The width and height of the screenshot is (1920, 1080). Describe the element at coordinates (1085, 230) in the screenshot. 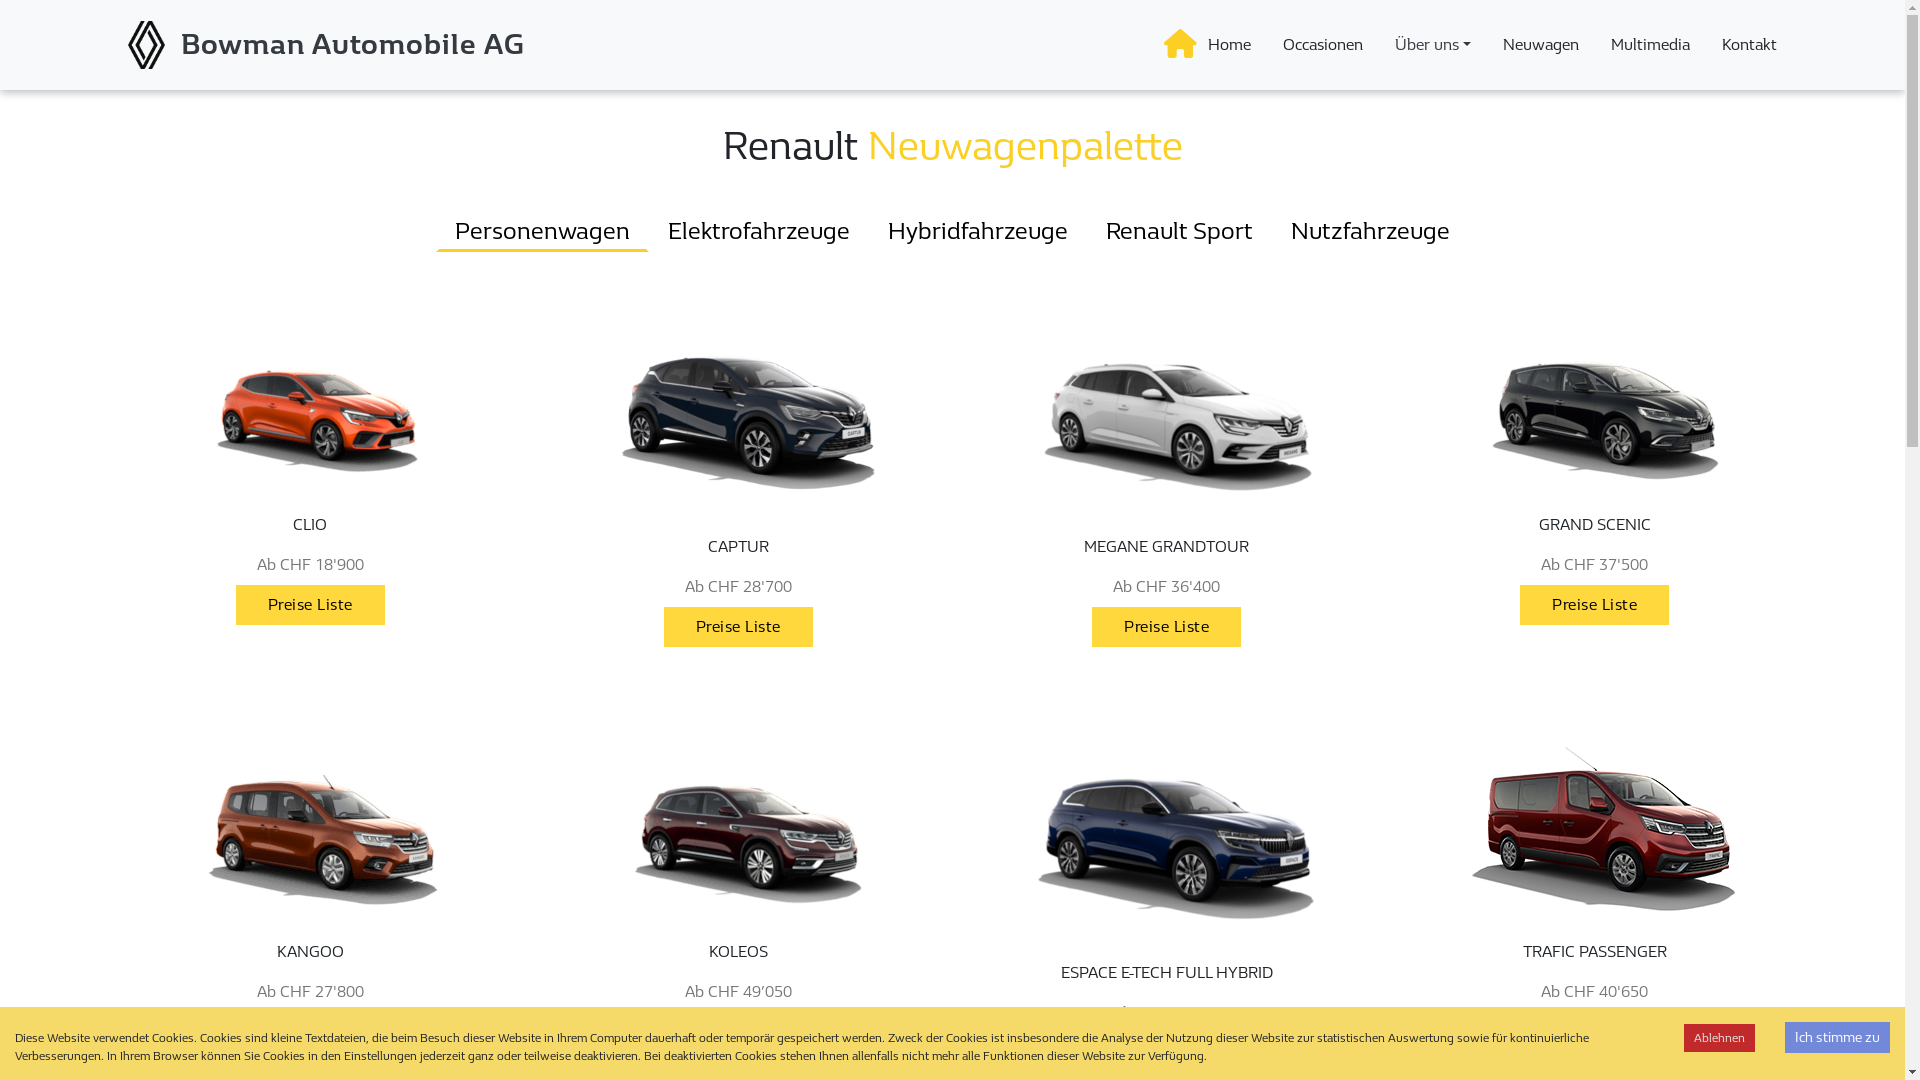

I see `'Renault Sport'` at that location.